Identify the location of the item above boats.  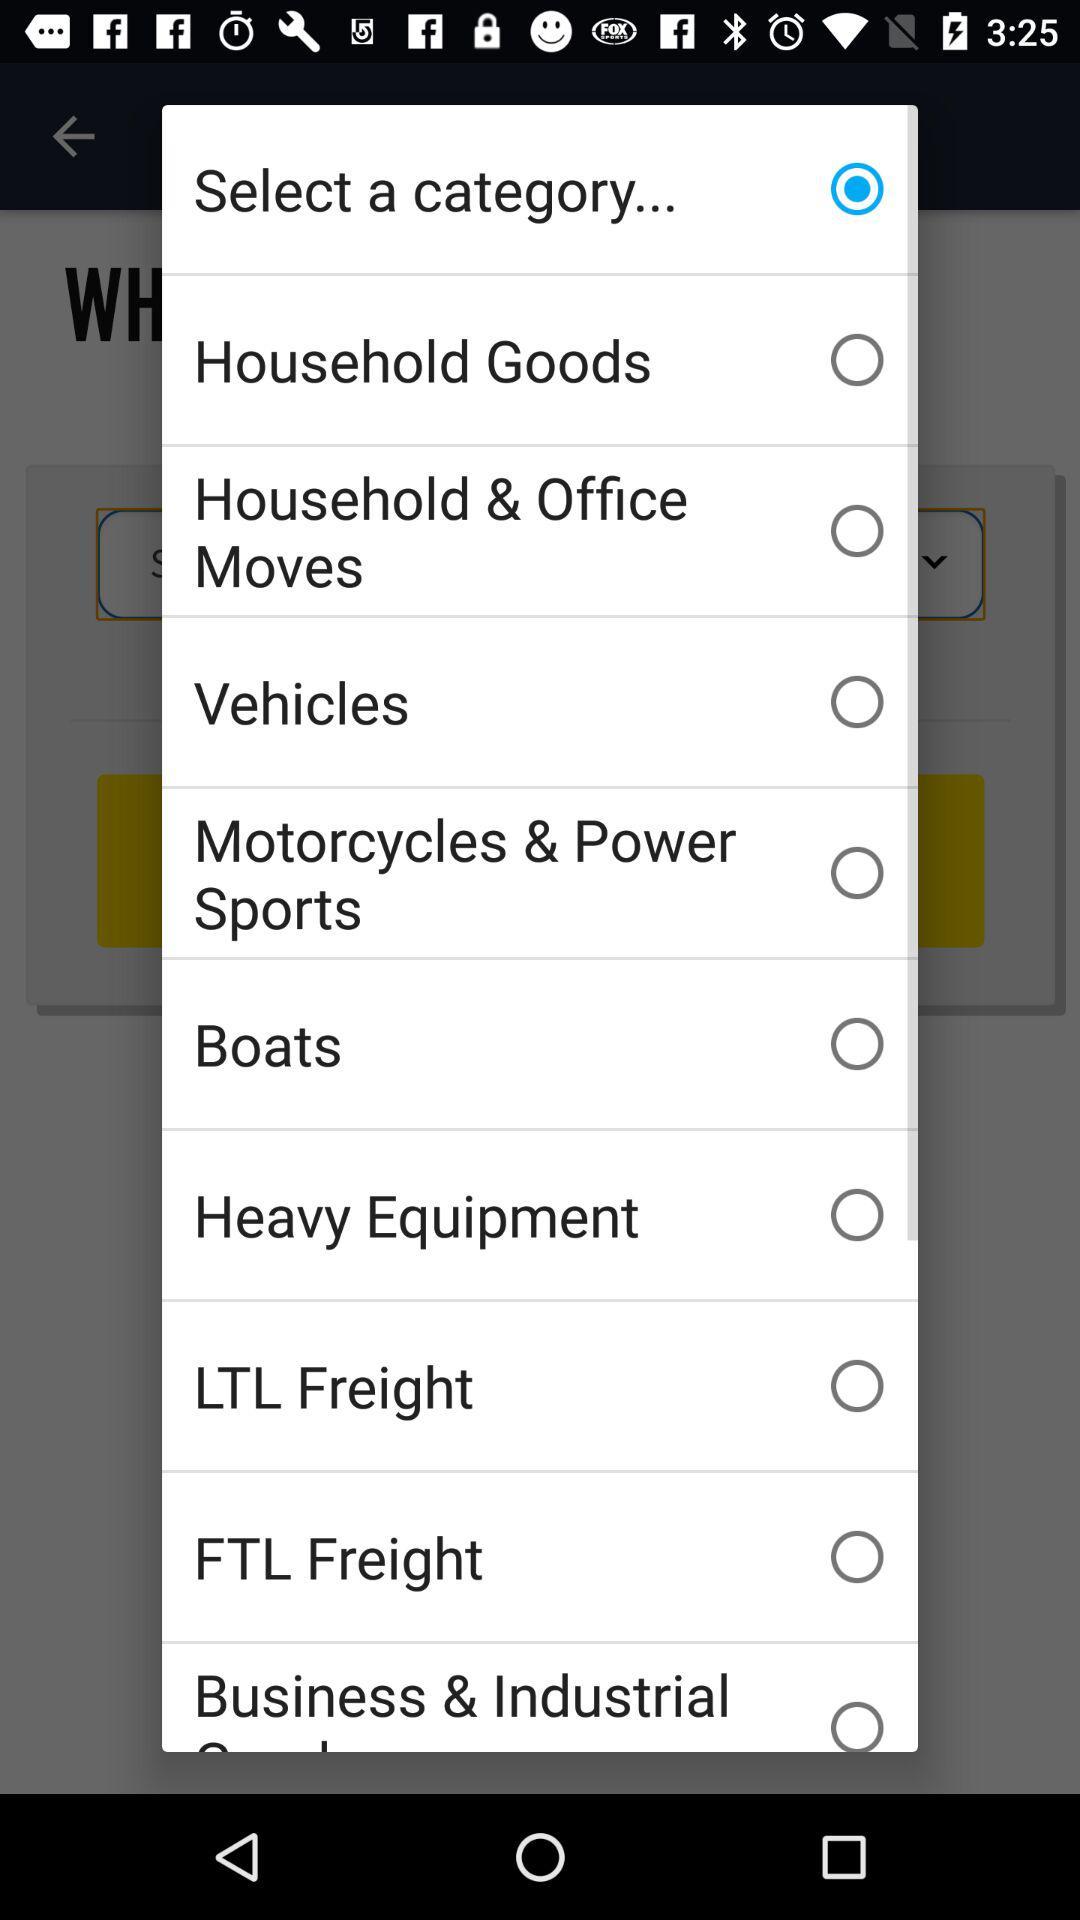
(540, 873).